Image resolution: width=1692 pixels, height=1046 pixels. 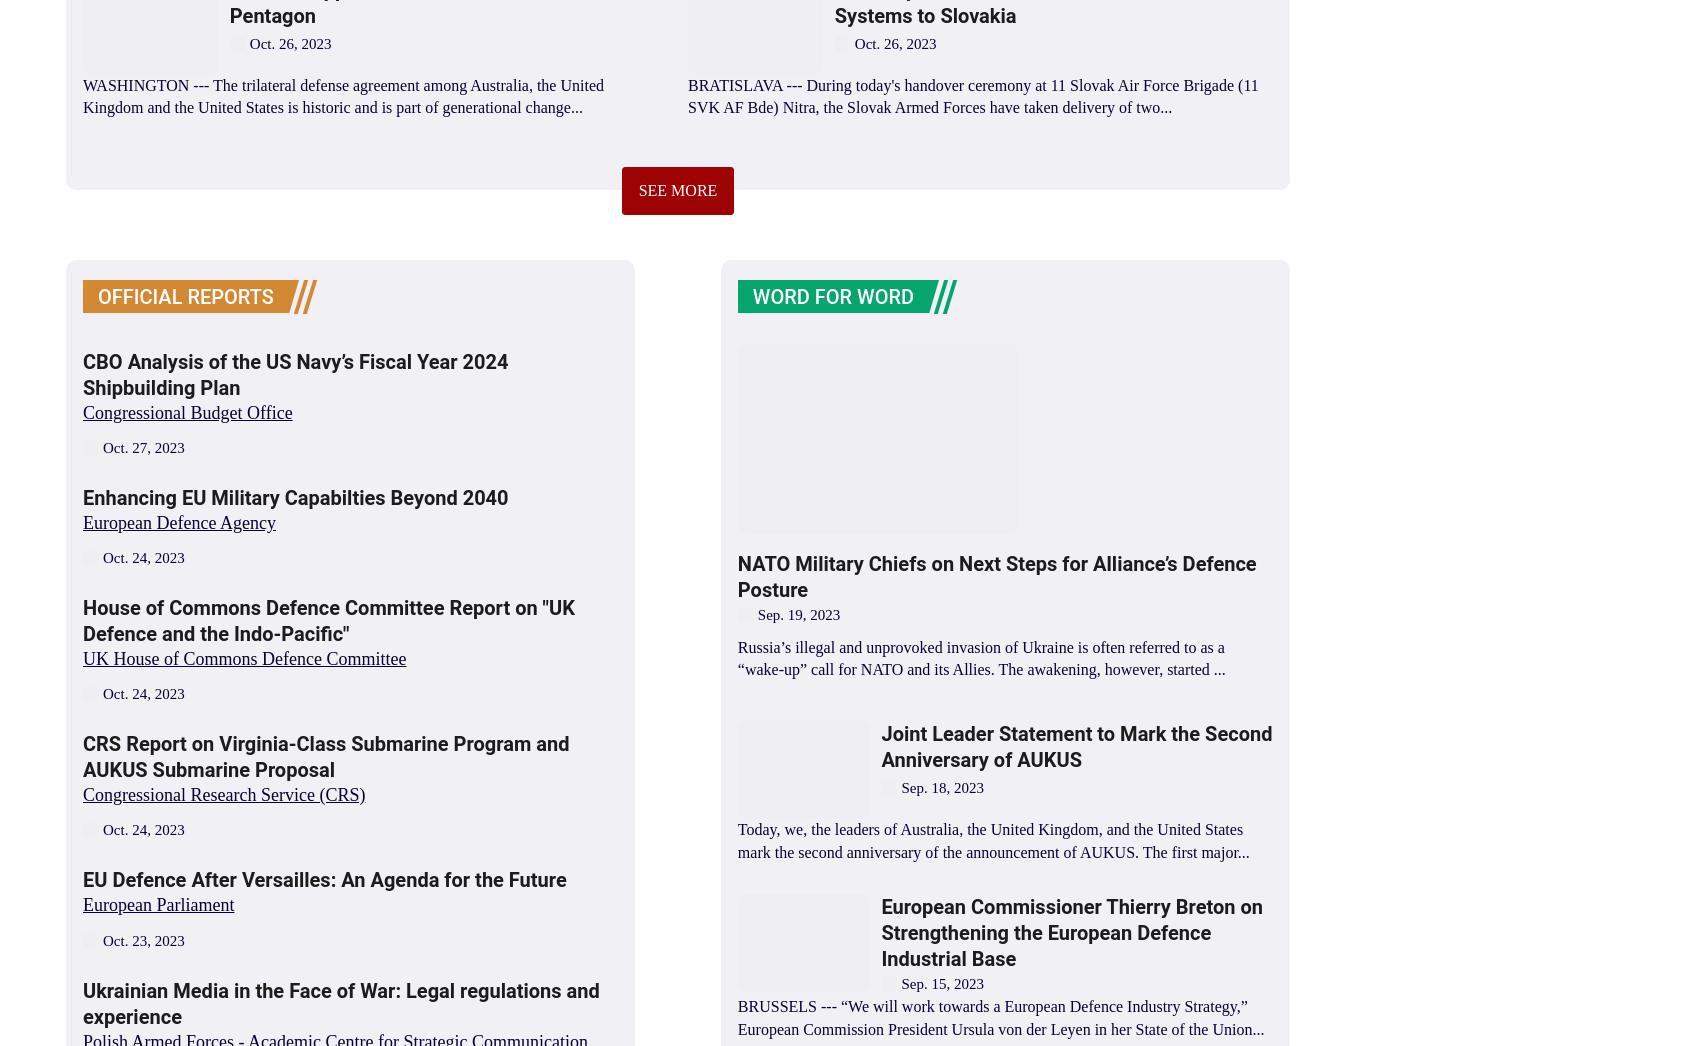 What do you see at coordinates (142, 445) in the screenshot?
I see `'Oct. 27, 2023'` at bounding box center [142, 445].